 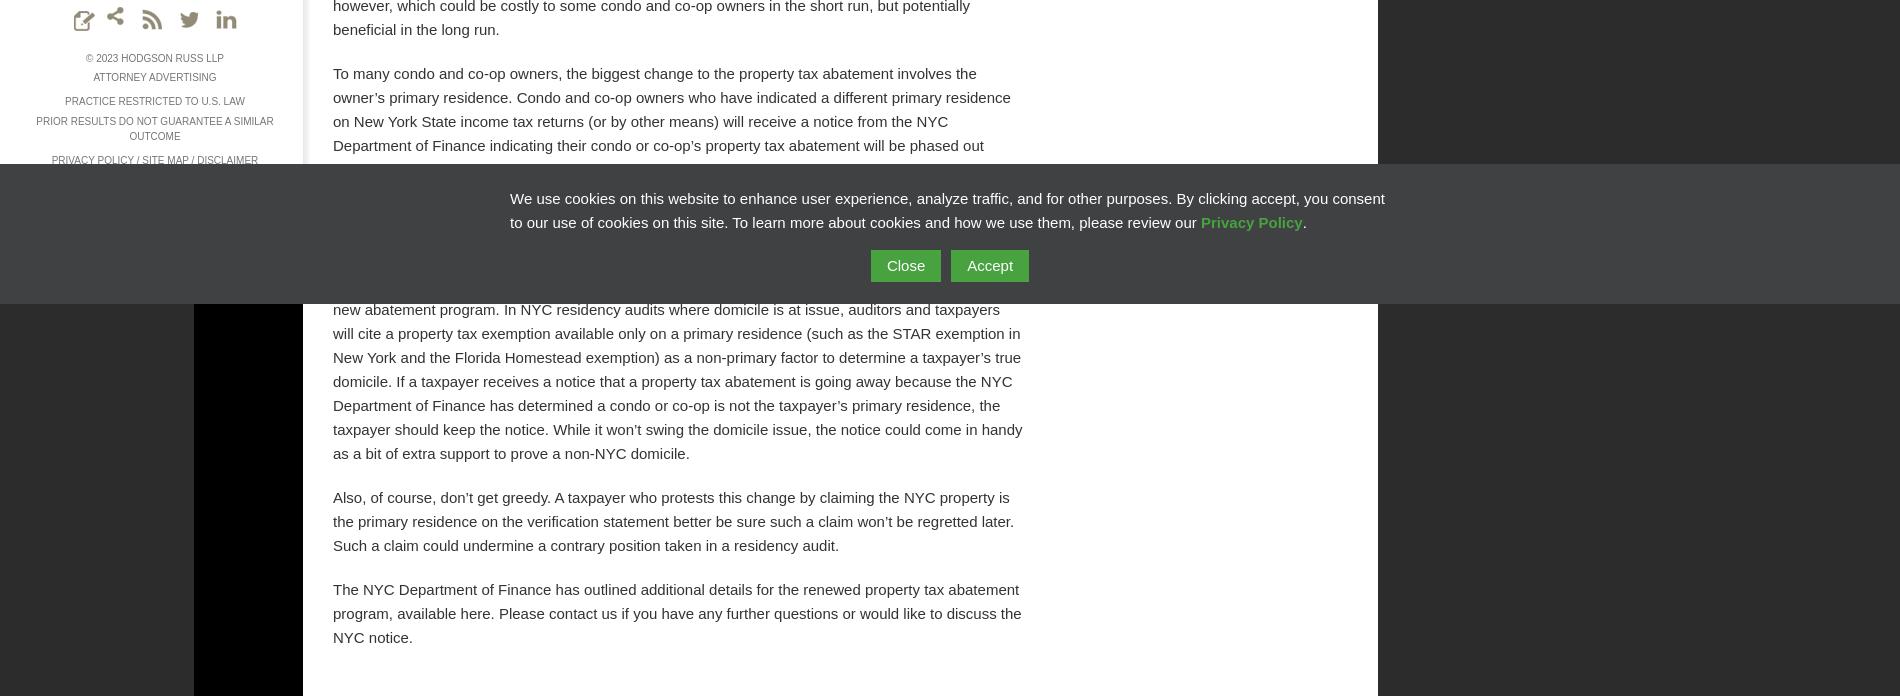 I want to click on 'Site Map', so click(x=164, y=159).